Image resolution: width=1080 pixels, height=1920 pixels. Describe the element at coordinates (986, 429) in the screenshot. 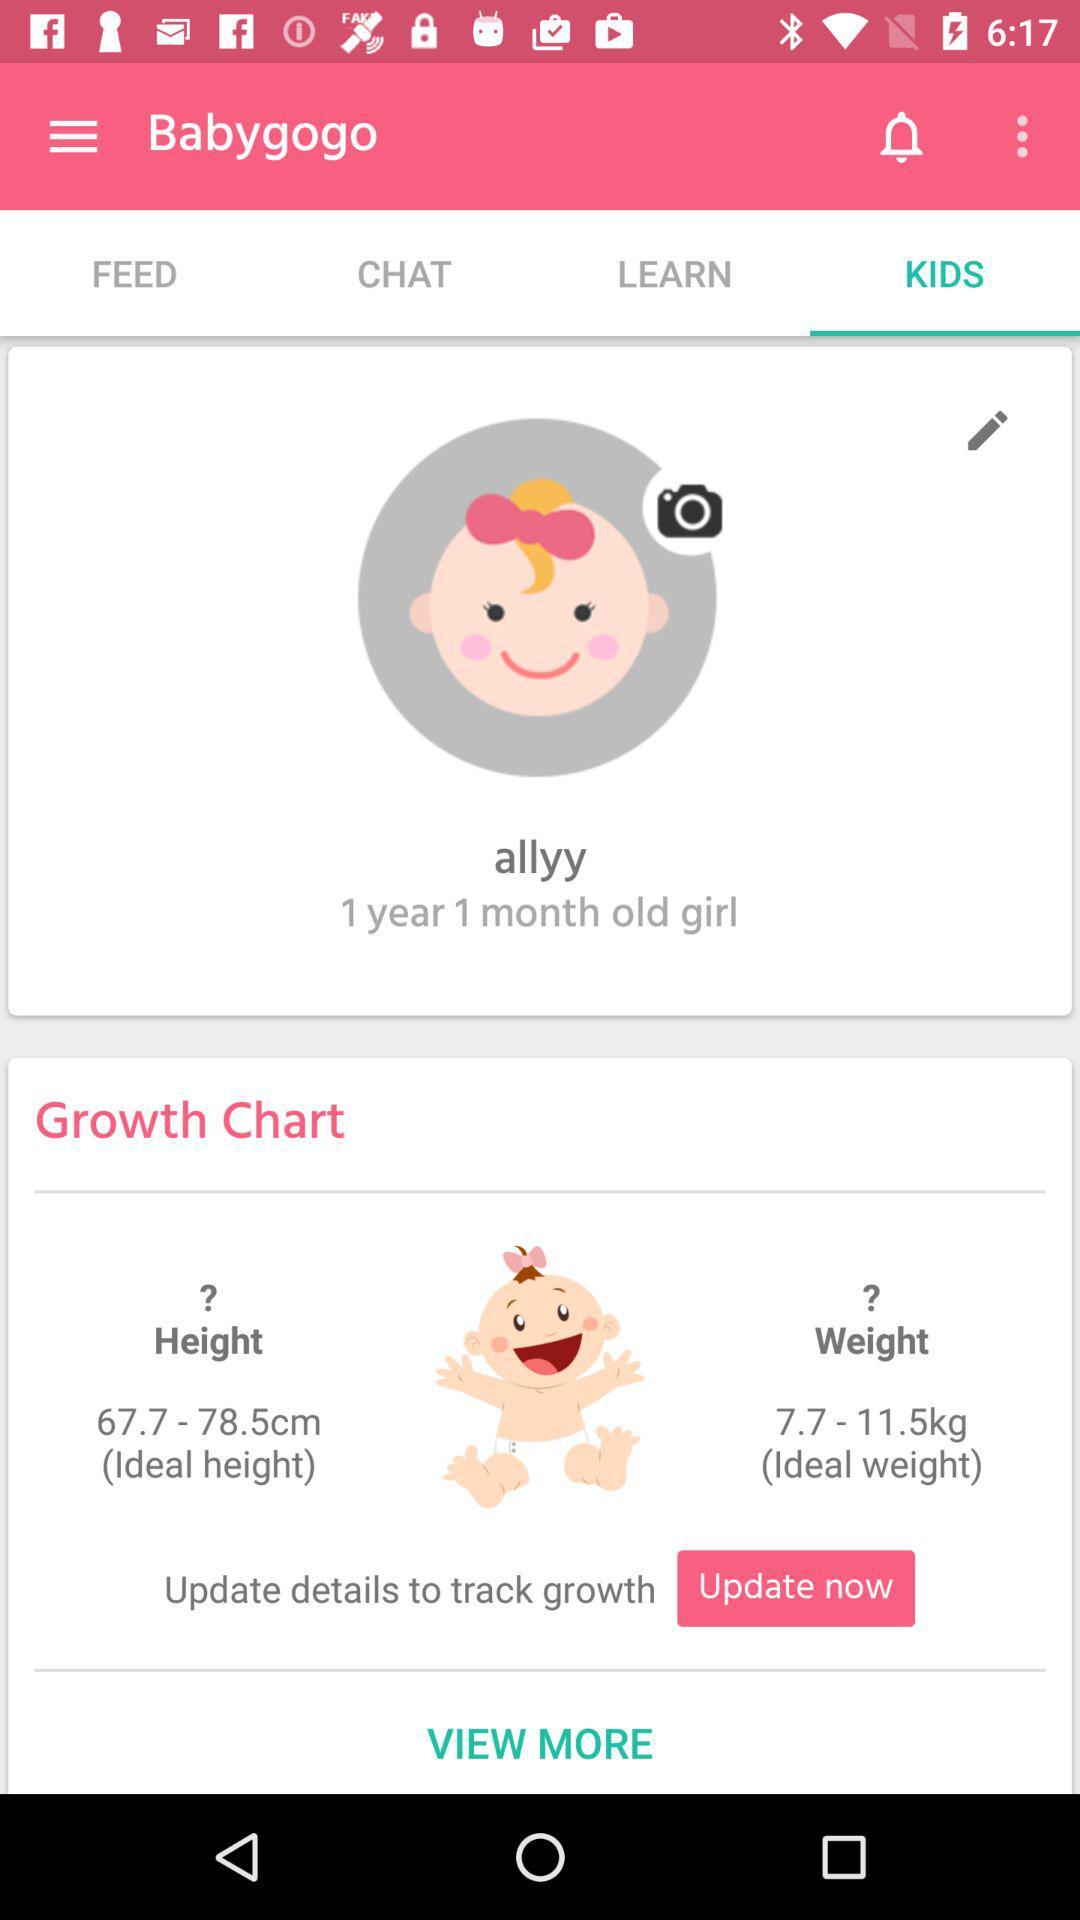

I see `edit kid avatar` at that location.